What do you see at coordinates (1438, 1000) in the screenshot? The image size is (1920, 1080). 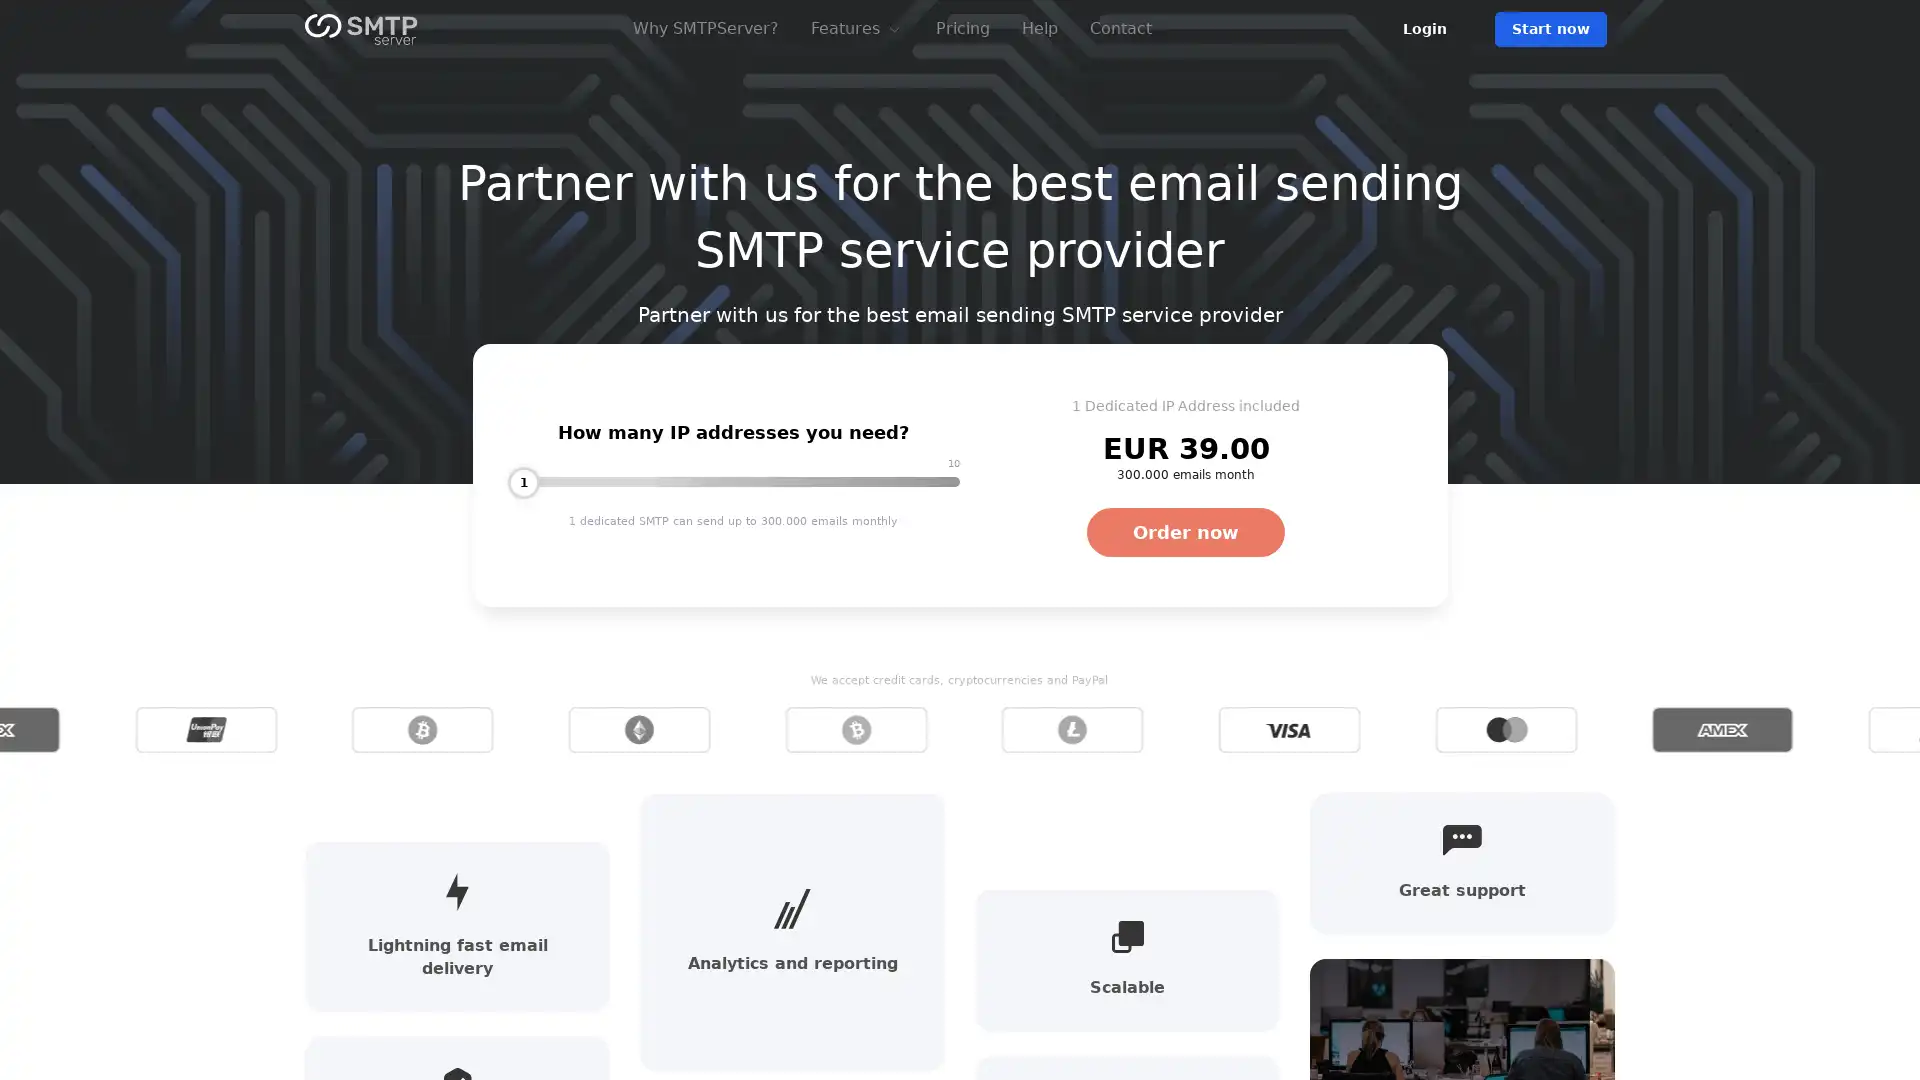 I see `Decline` at bounding box center [1438, 1000].